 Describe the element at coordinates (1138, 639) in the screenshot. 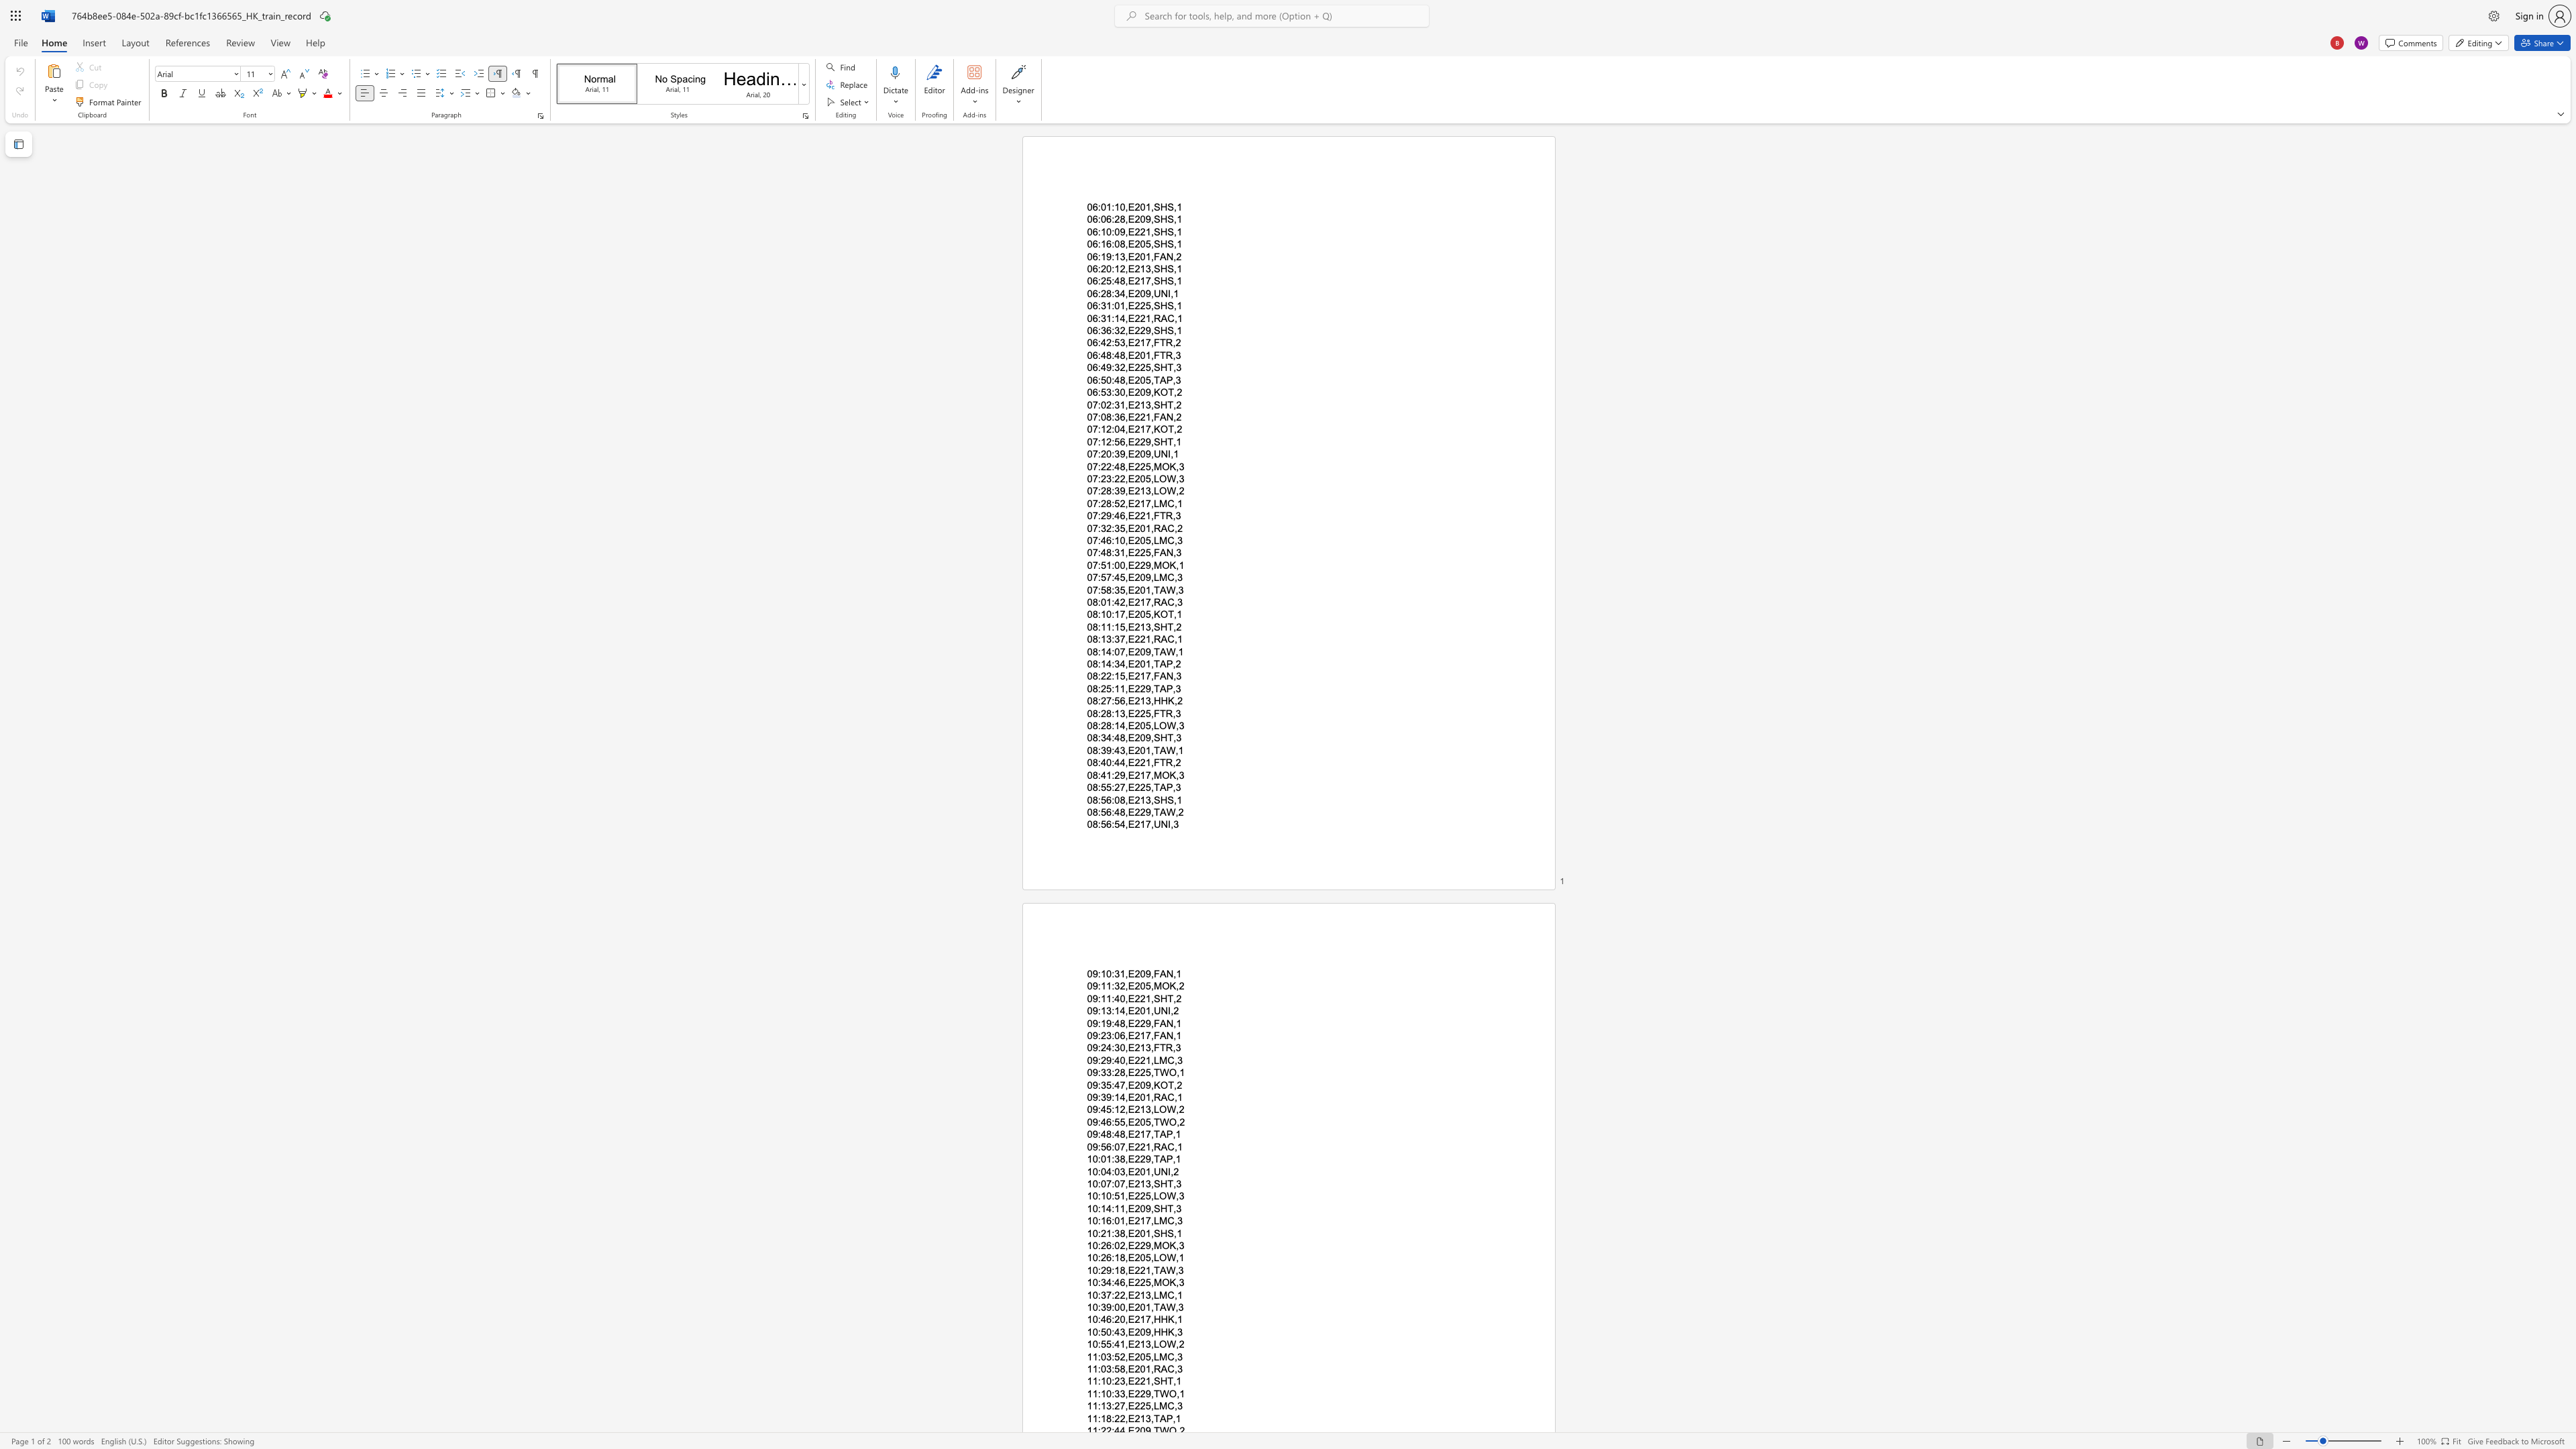

I see `the space between the continuous character "2" and "2" in the text` at that location.